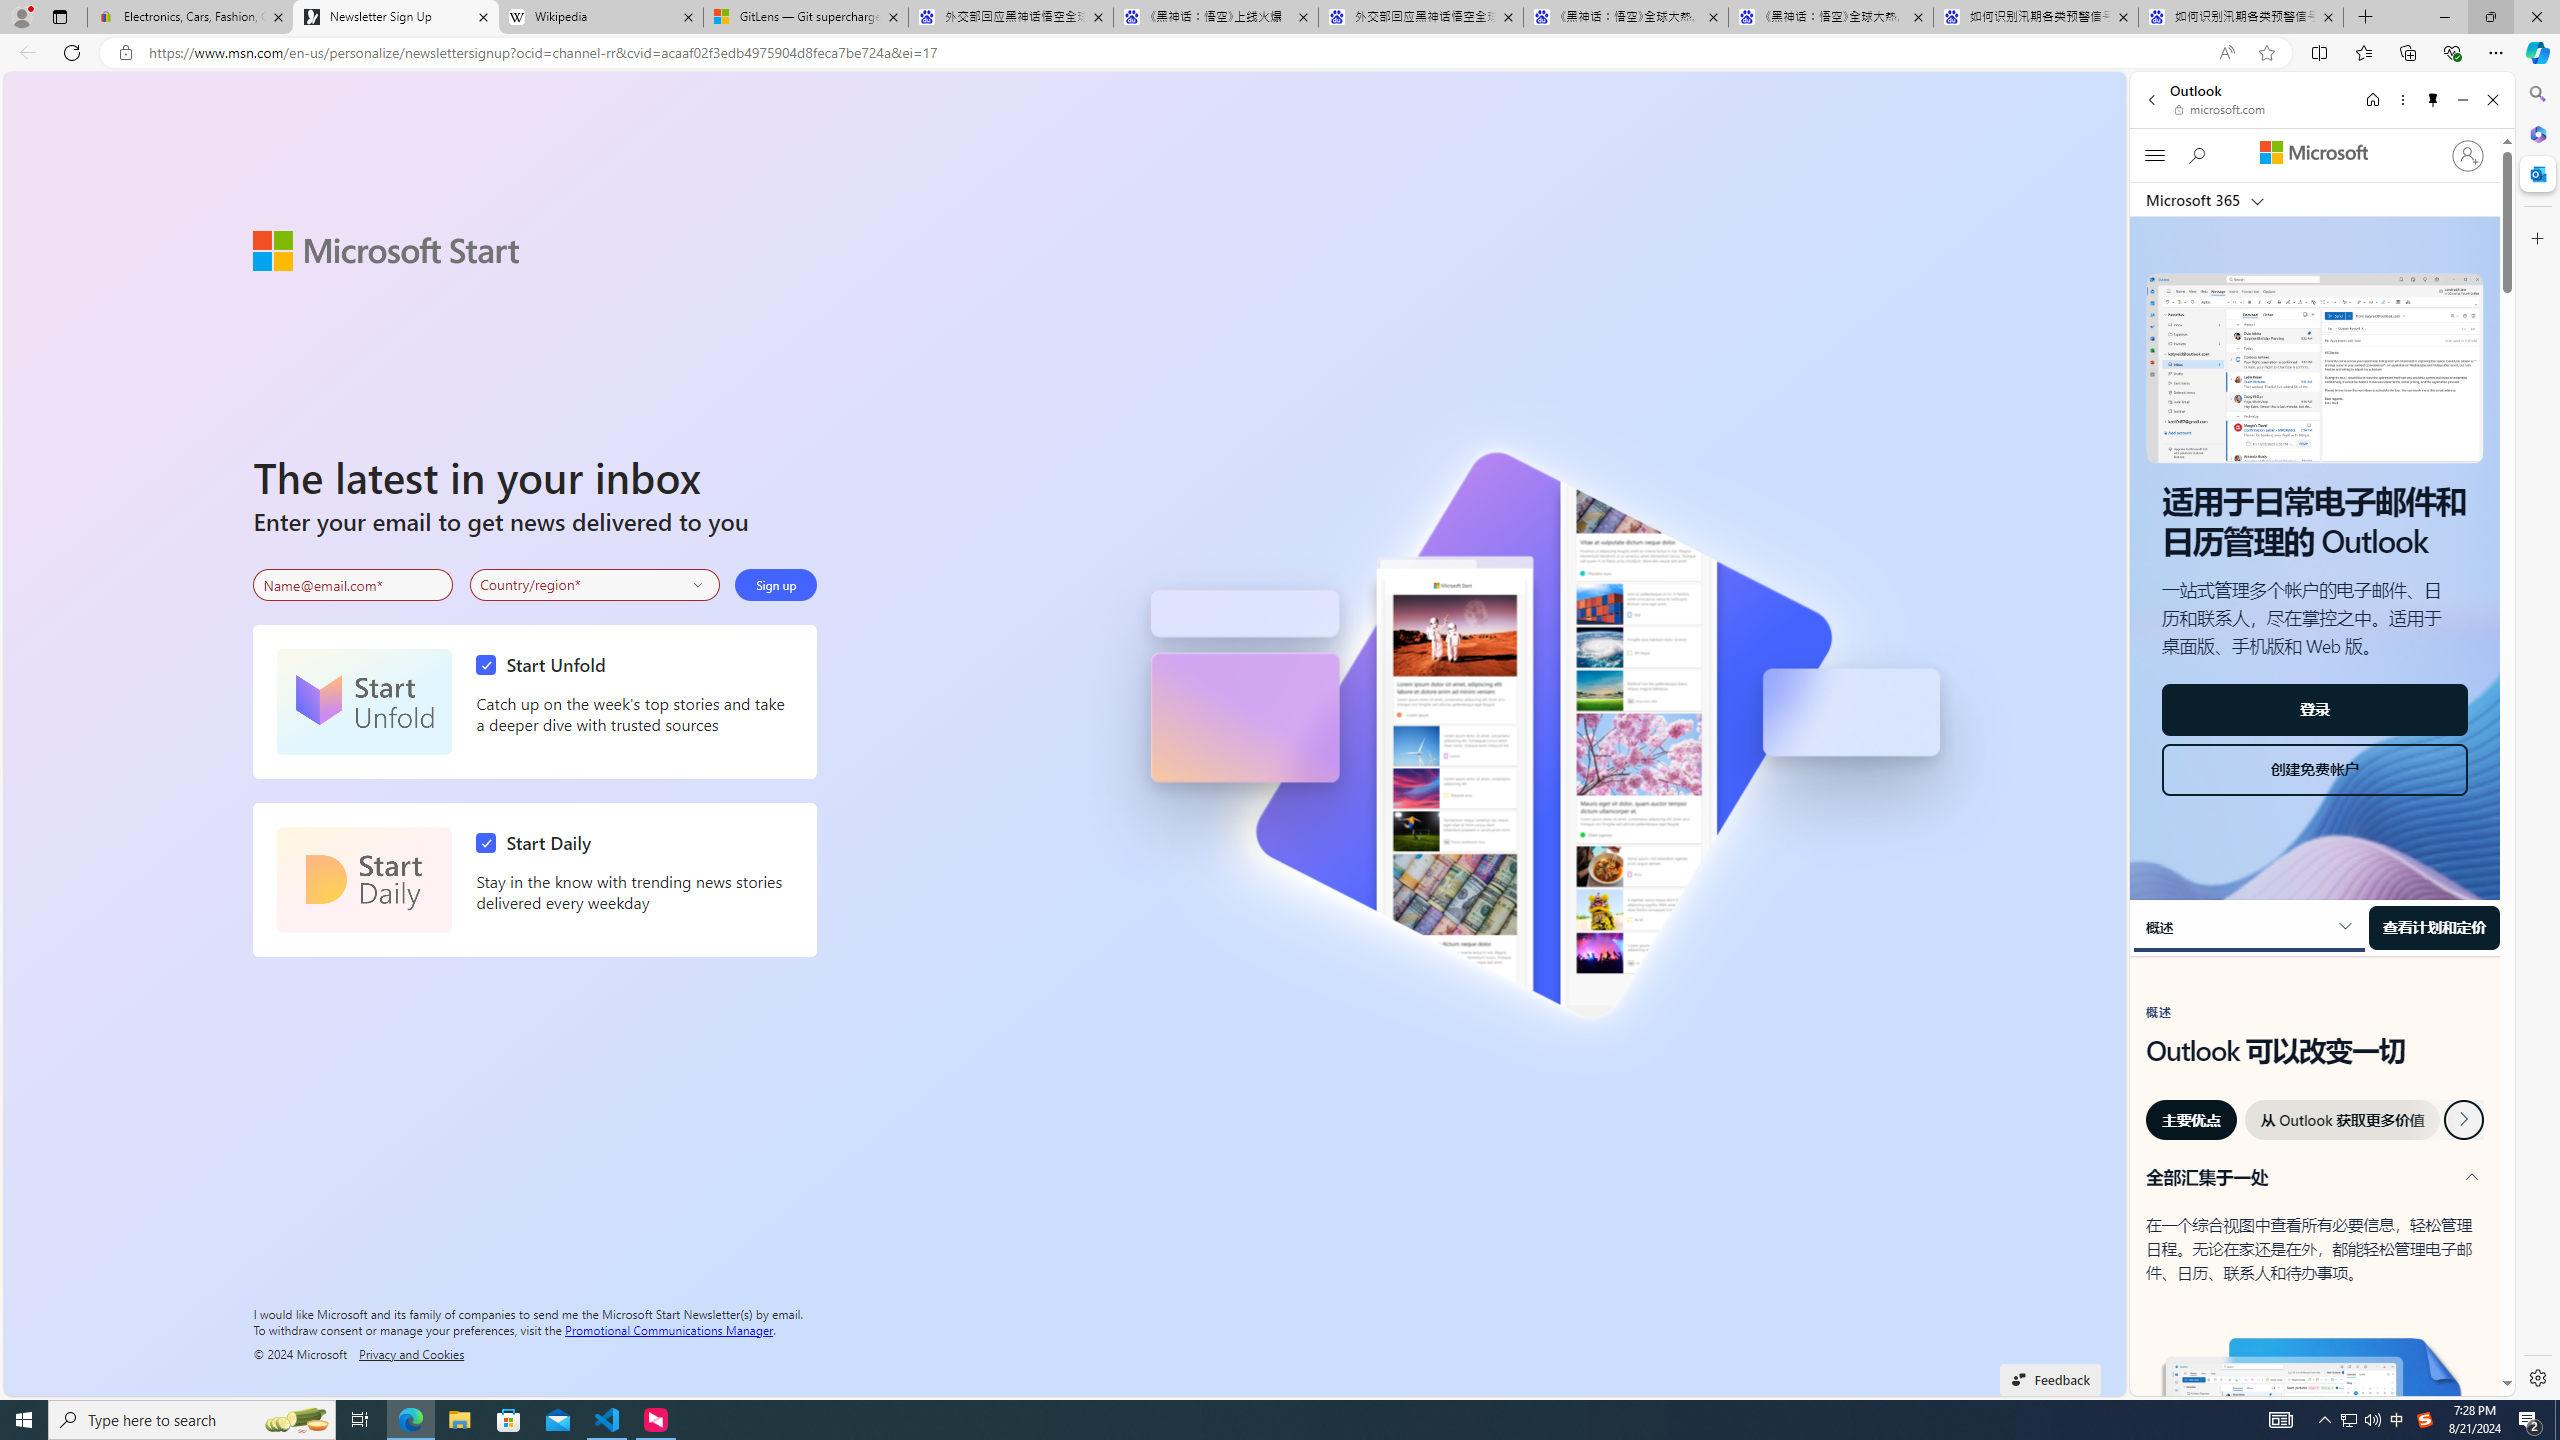 This screenshot has height=1440, width=2560. Describe the element at coordinates (395, 16) in the screenshot. I see `'Newsletter Sign Up'` at that location.